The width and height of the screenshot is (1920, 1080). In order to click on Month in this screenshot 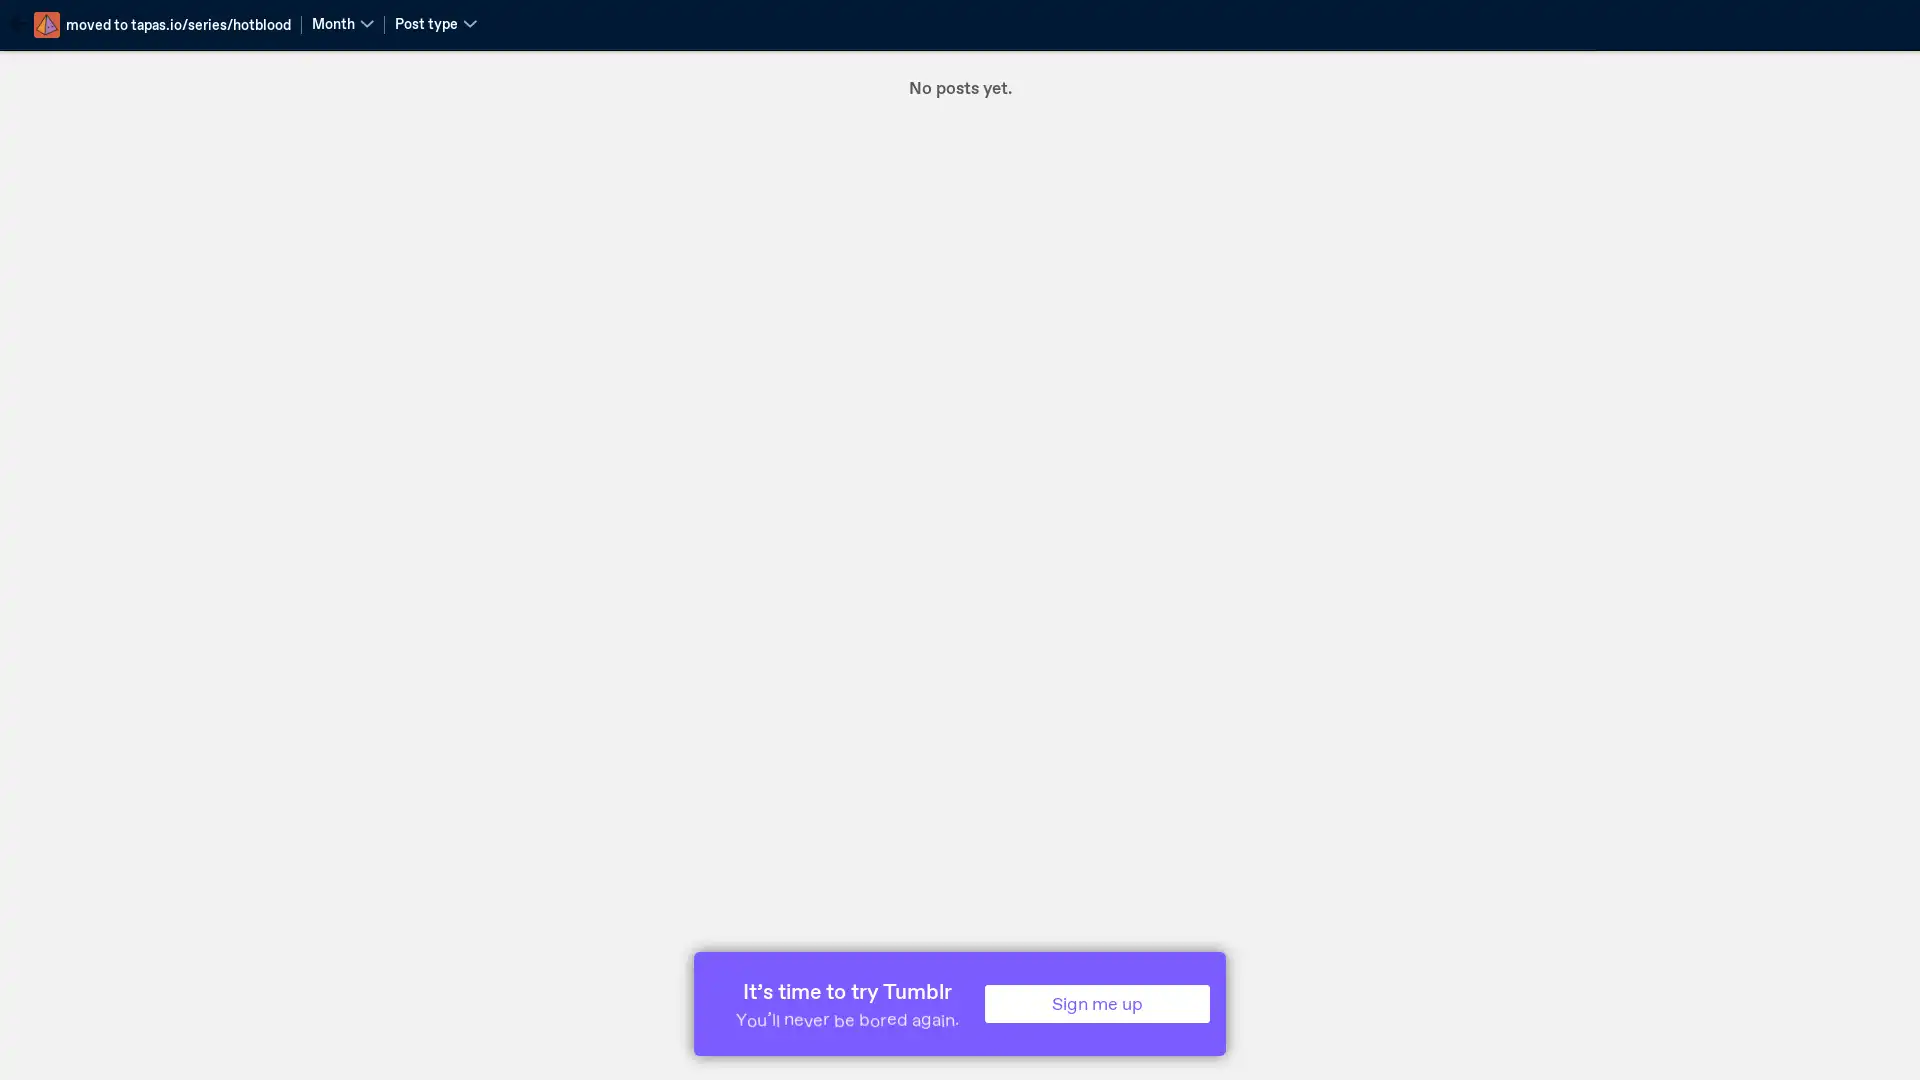, I will do `click(342, 23)`.